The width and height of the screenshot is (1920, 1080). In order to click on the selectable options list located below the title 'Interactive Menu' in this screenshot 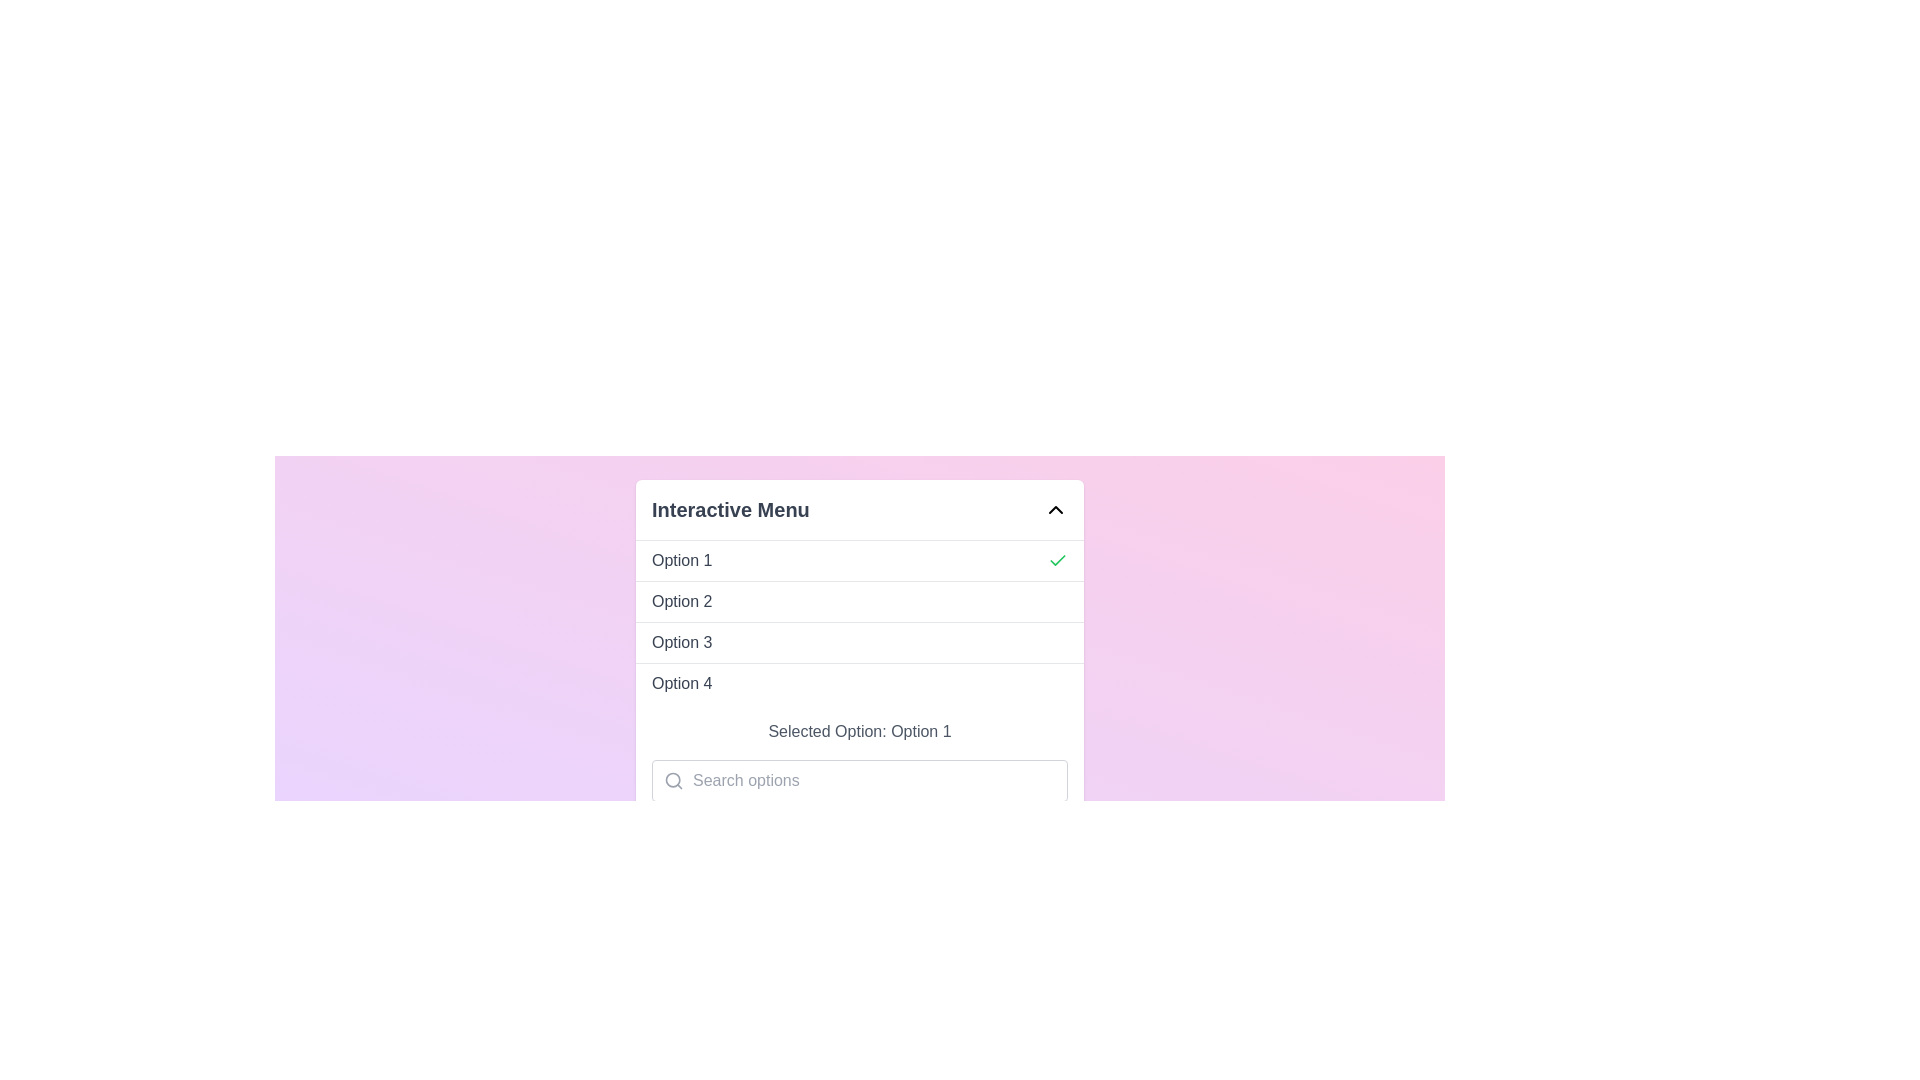, I will do `click(859, 621)`.